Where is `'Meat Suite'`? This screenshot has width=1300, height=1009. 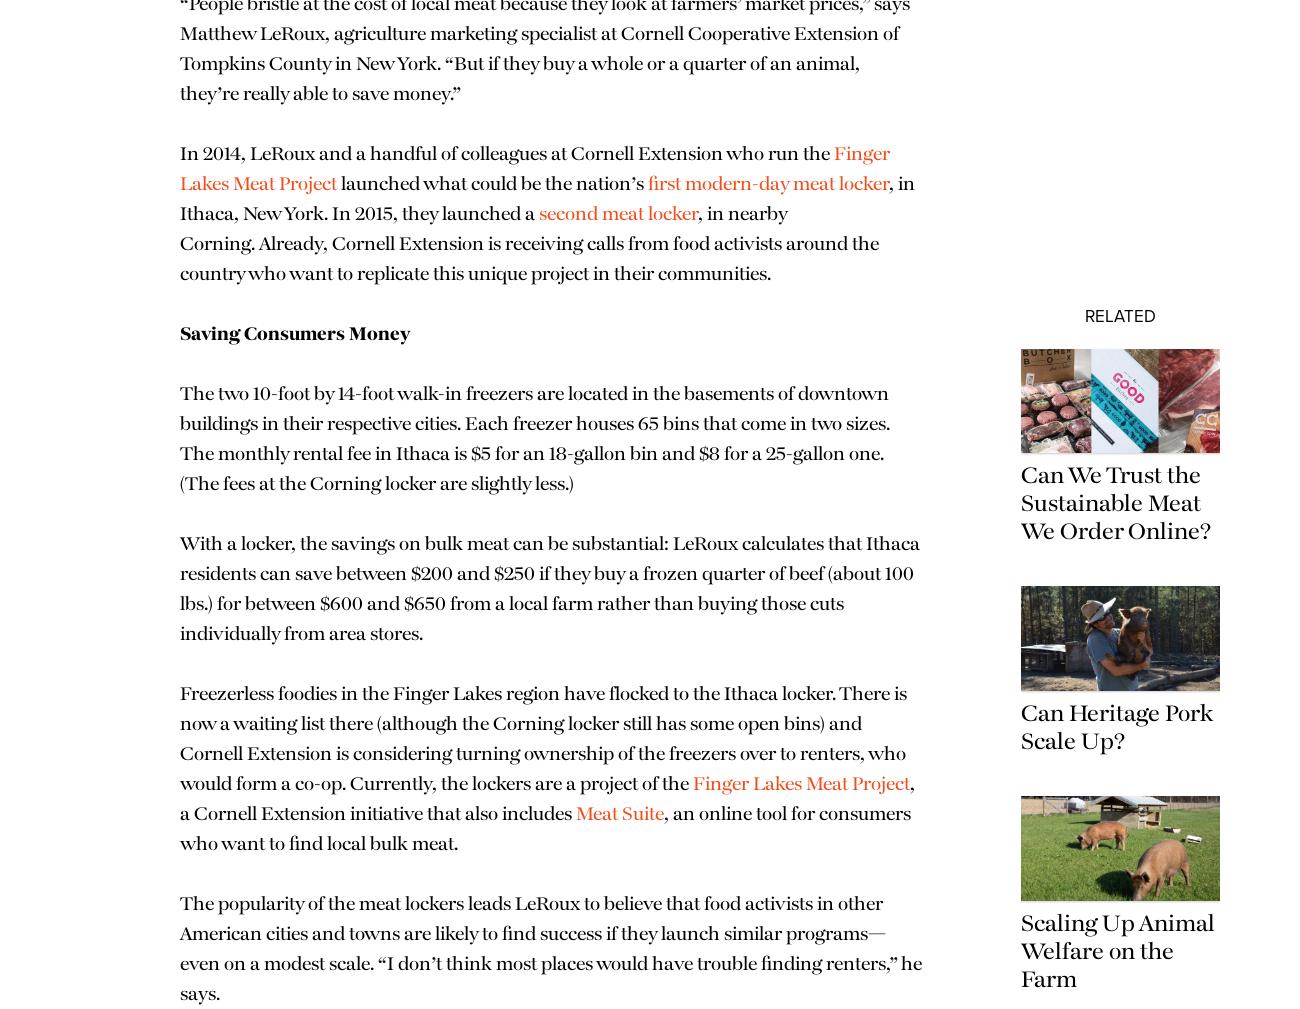 'Meat Suite' is located at coordinates (575, 874).